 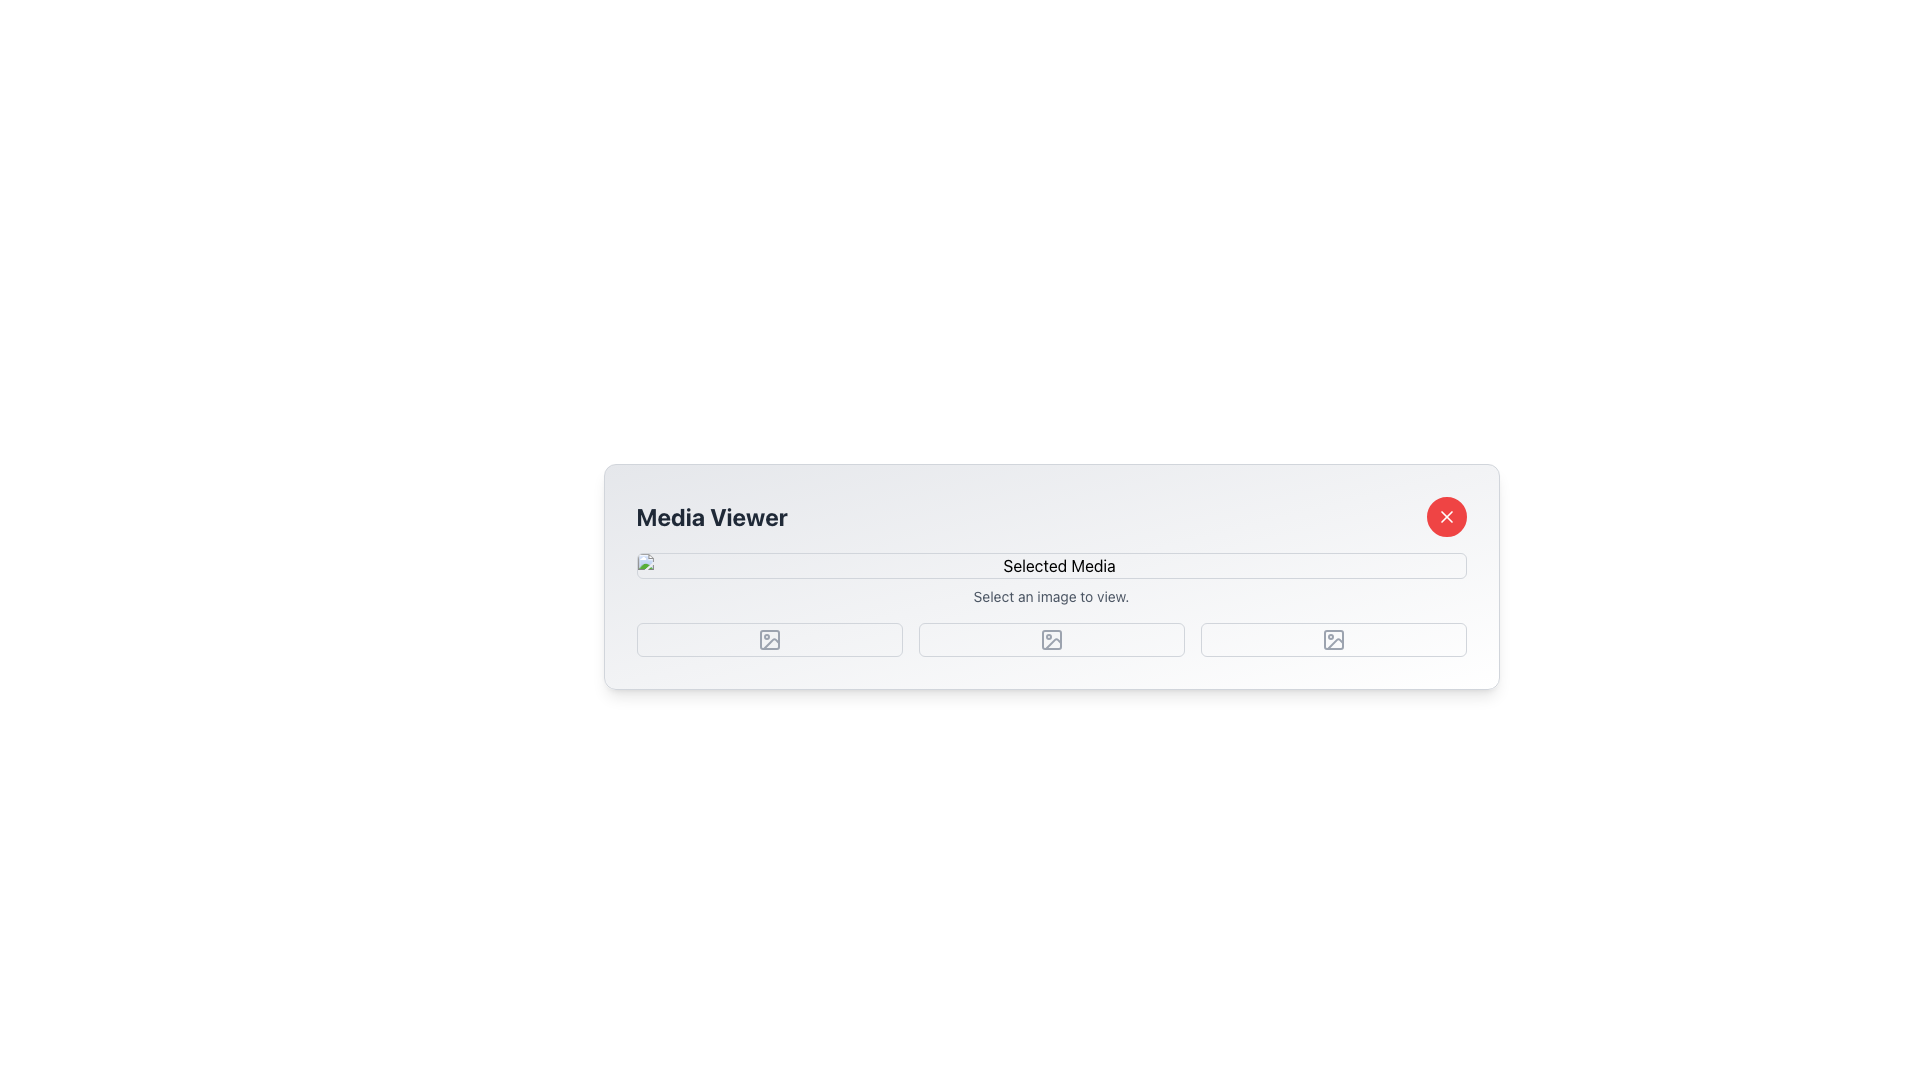 What do you see at coordinates (1446, 515) in the screenshot?
I see `the red circular button containing the white 'X' icon in the top-right corner of the 'Media Viewer' panel` at bounding box center [1446, 515].